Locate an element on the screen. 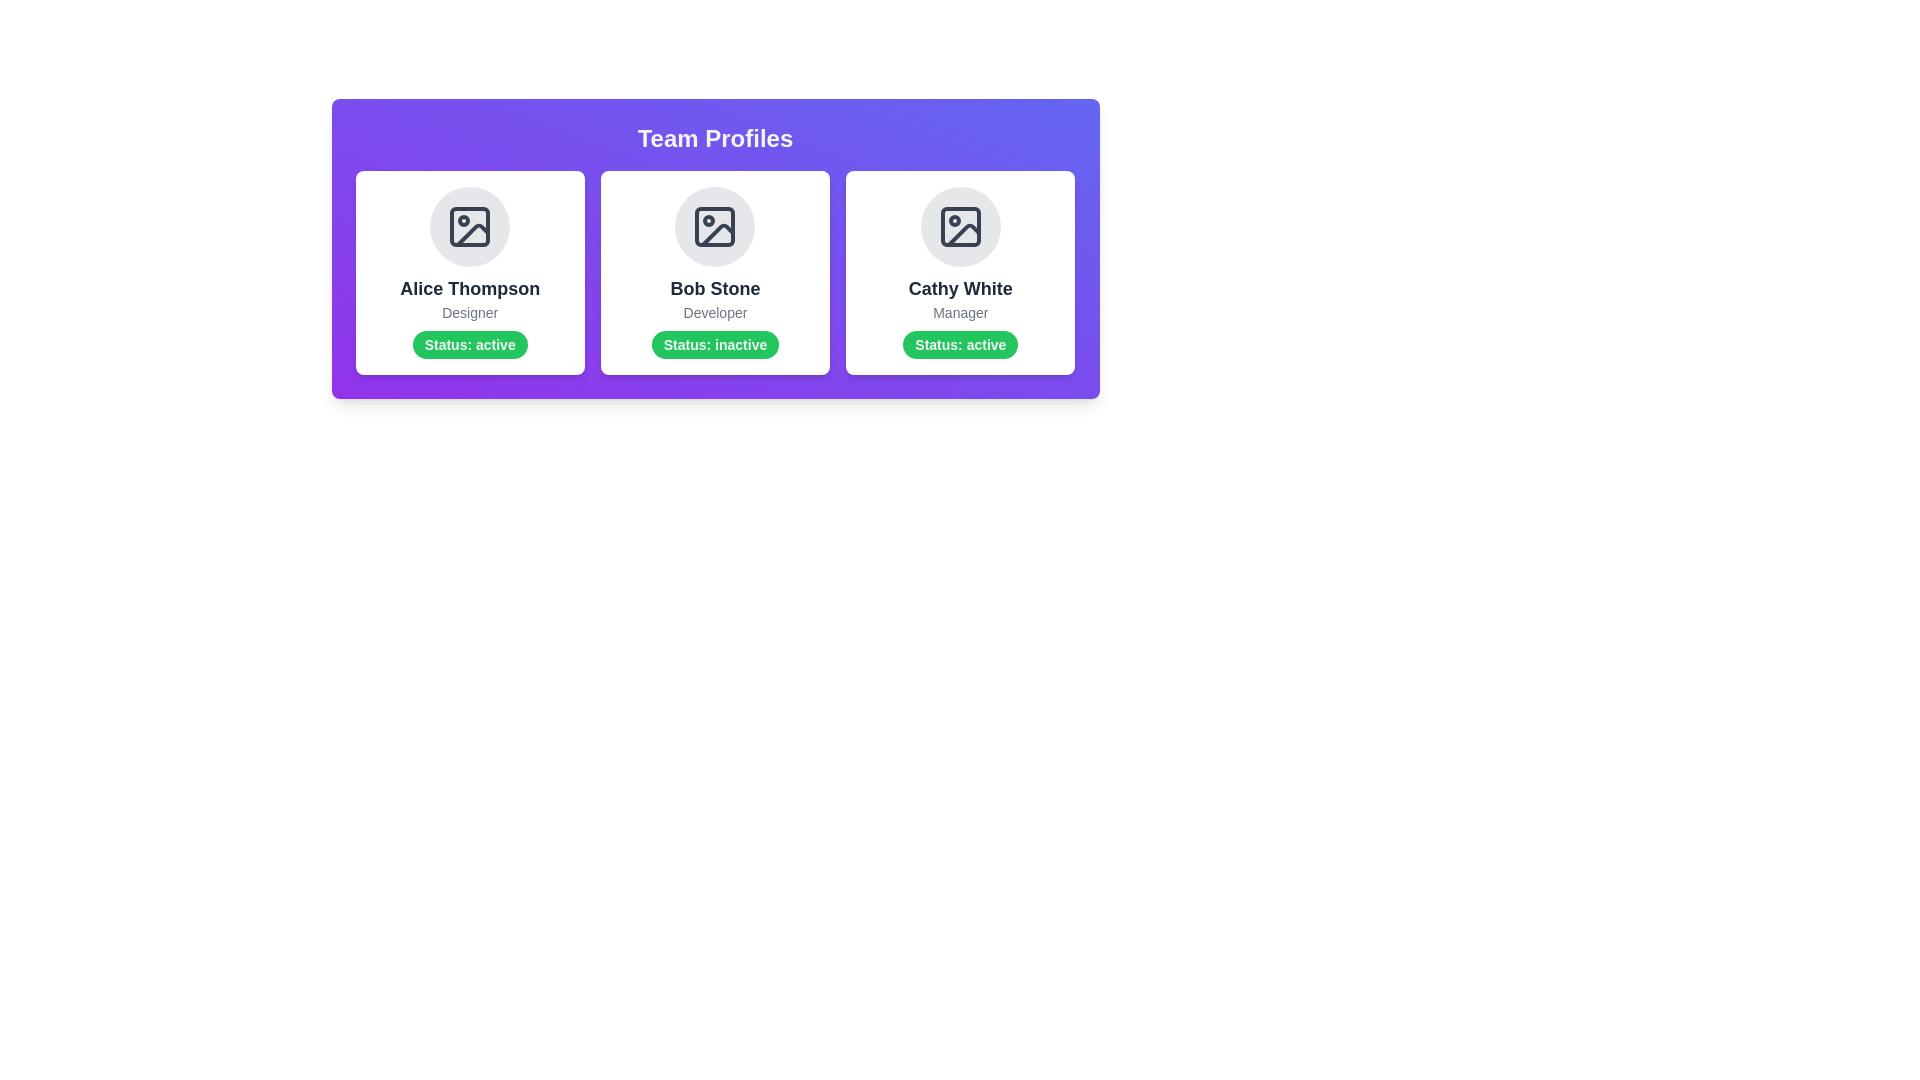  the text label displaying 'Cathy White' in bold dark gray font, positioned at the top-center of the rightmost profile card is located at coordinates (960, 289).